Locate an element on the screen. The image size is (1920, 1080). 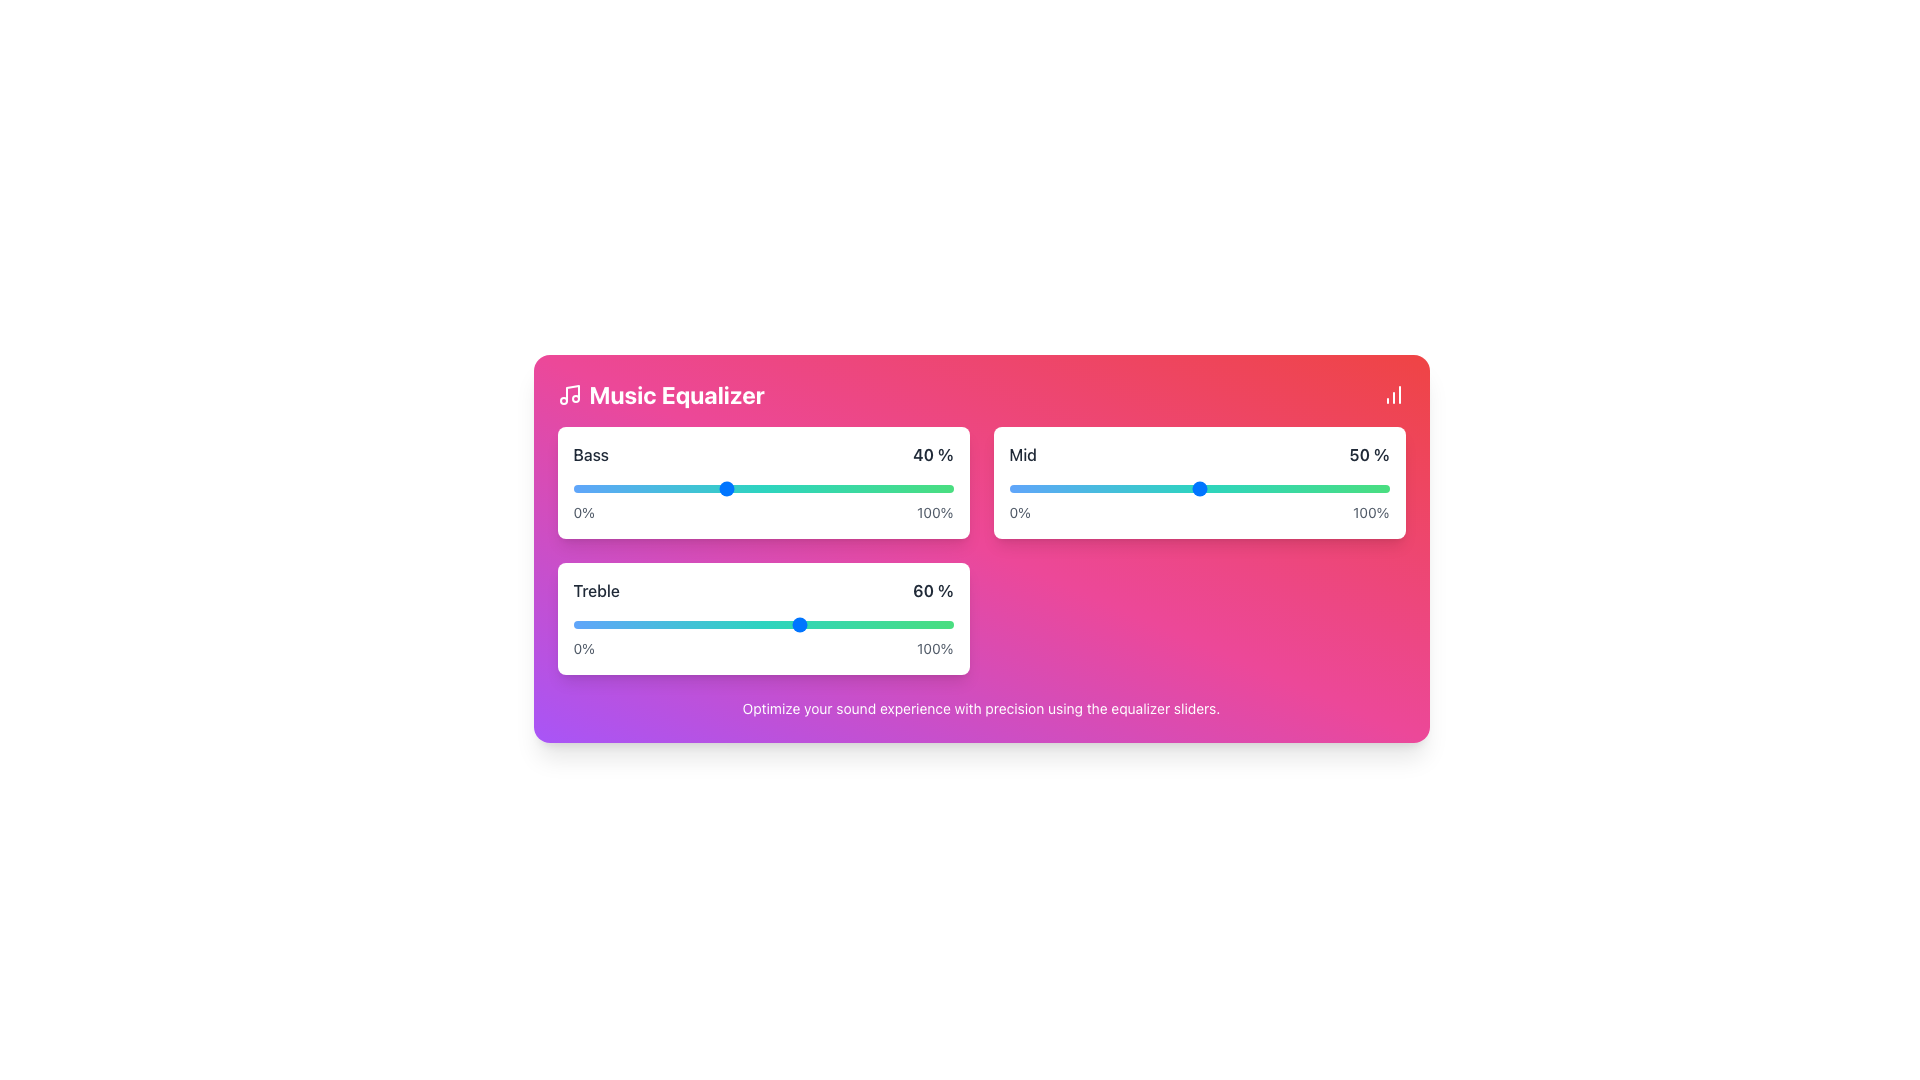
the static text label displaying '0%', which is part of the Treble equalizer slider interface, positioned below the Bass slider is located at coordinates (583, 648).